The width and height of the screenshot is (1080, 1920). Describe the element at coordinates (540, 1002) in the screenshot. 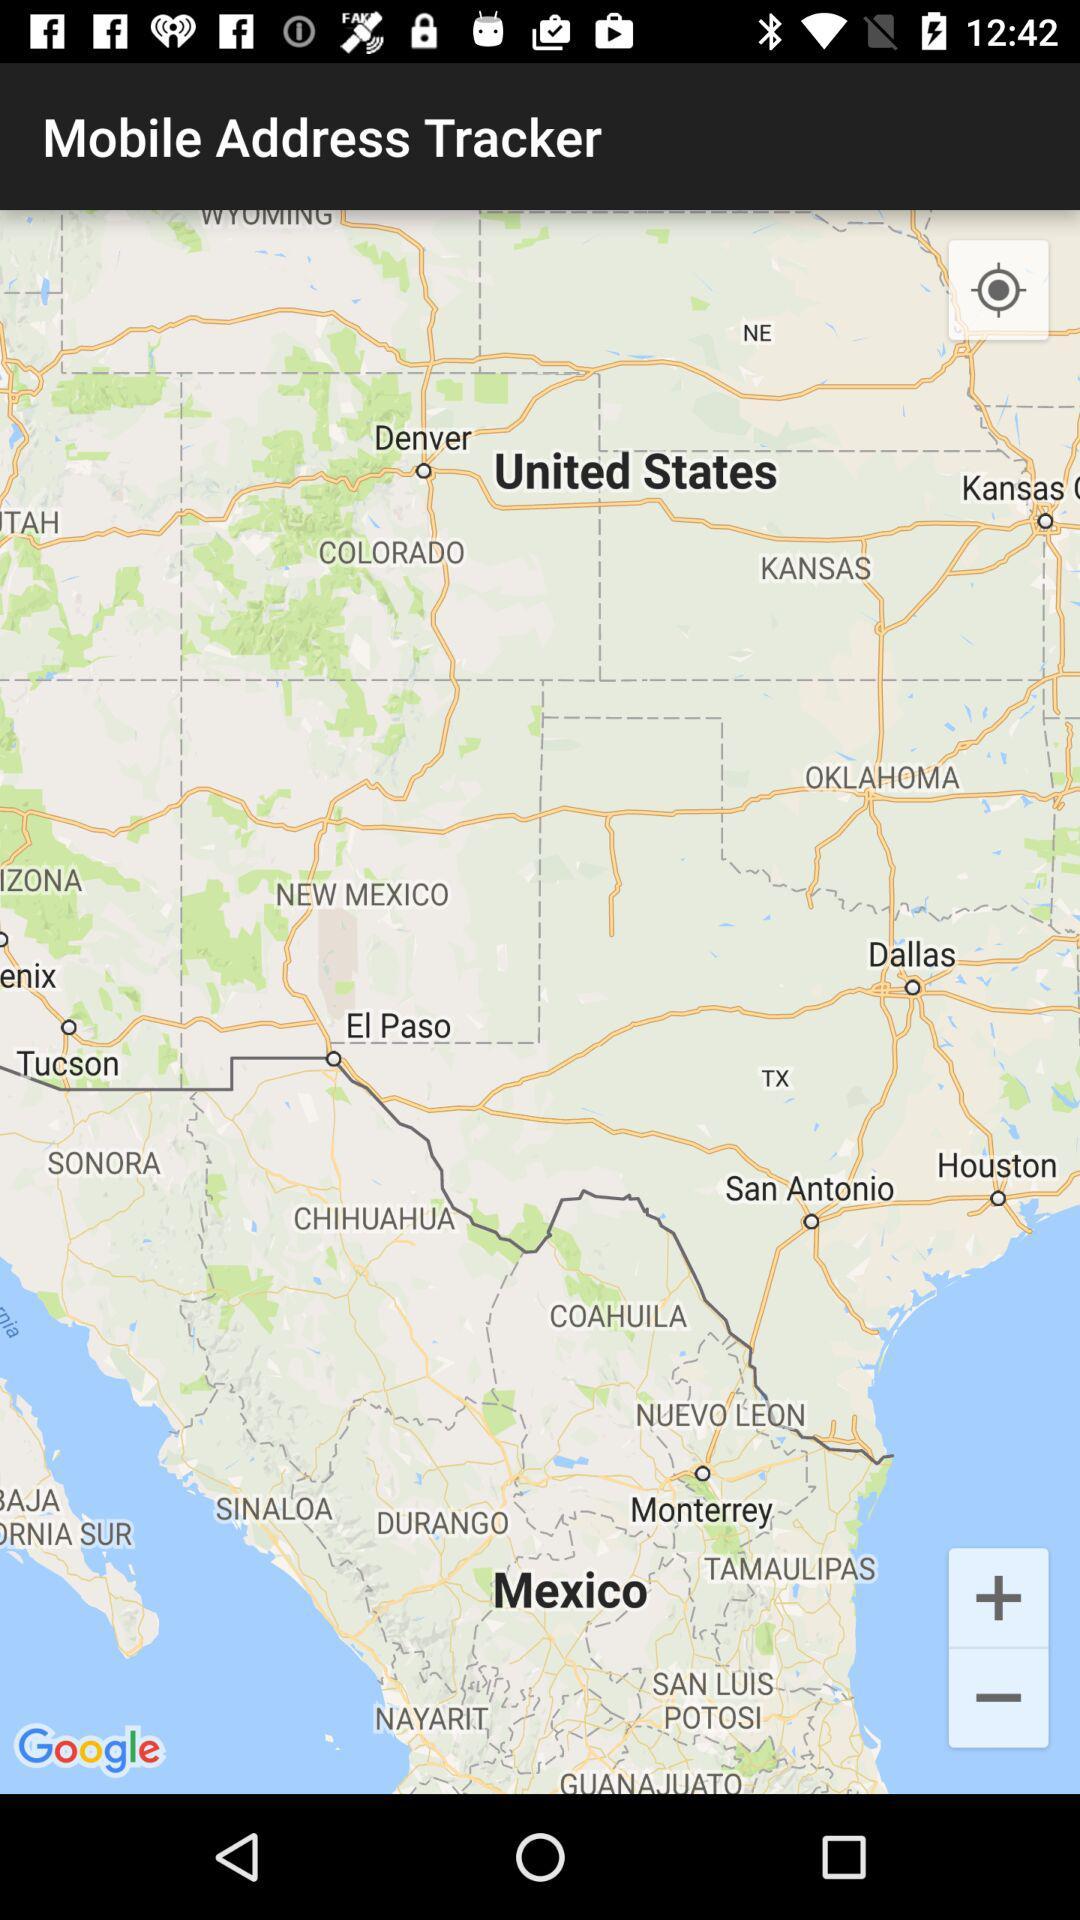

I see `the item below mobile address tracker` at that location.